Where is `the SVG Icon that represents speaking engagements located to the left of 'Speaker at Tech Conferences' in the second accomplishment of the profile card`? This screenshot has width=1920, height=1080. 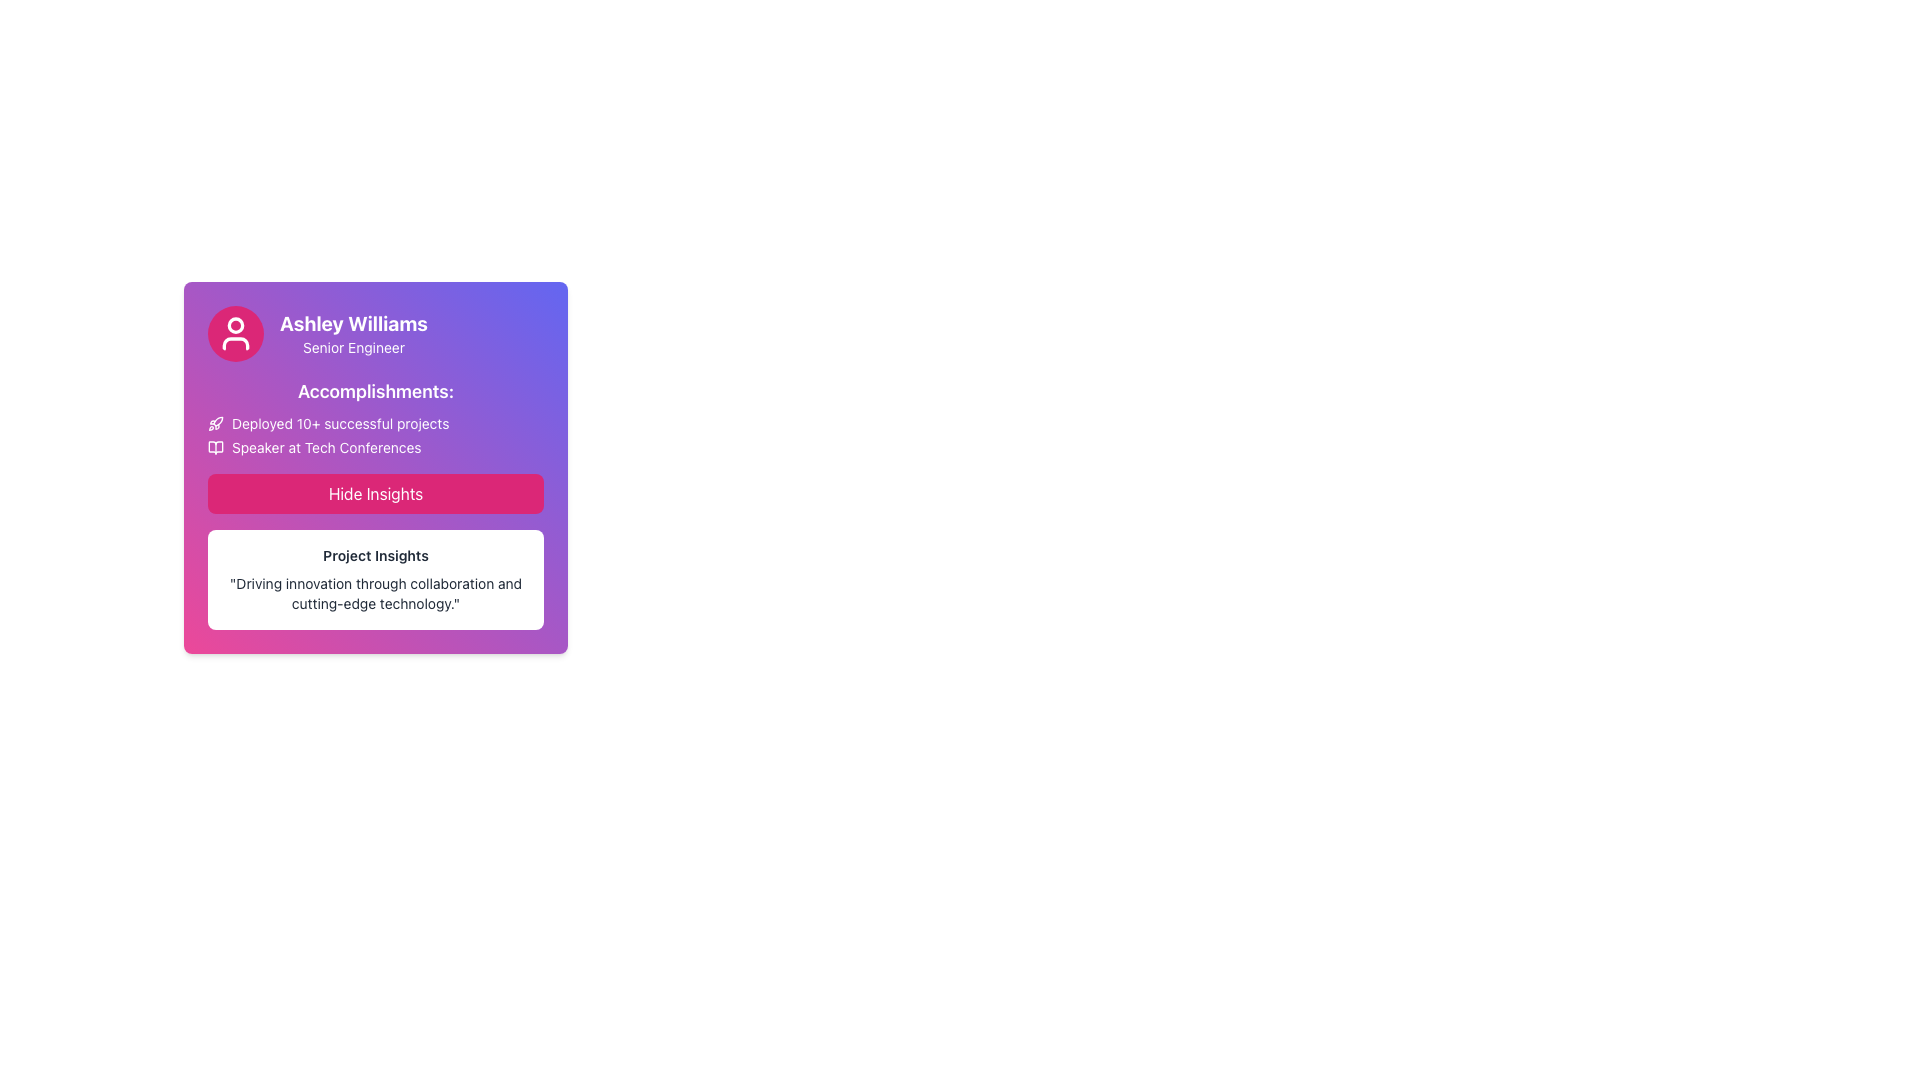
the SVG Icon that represents speaking engagements located to the left of 'Speaker at Tech Conferences' in the second accomplishment of the profile card is located at coordinates (216, 446).